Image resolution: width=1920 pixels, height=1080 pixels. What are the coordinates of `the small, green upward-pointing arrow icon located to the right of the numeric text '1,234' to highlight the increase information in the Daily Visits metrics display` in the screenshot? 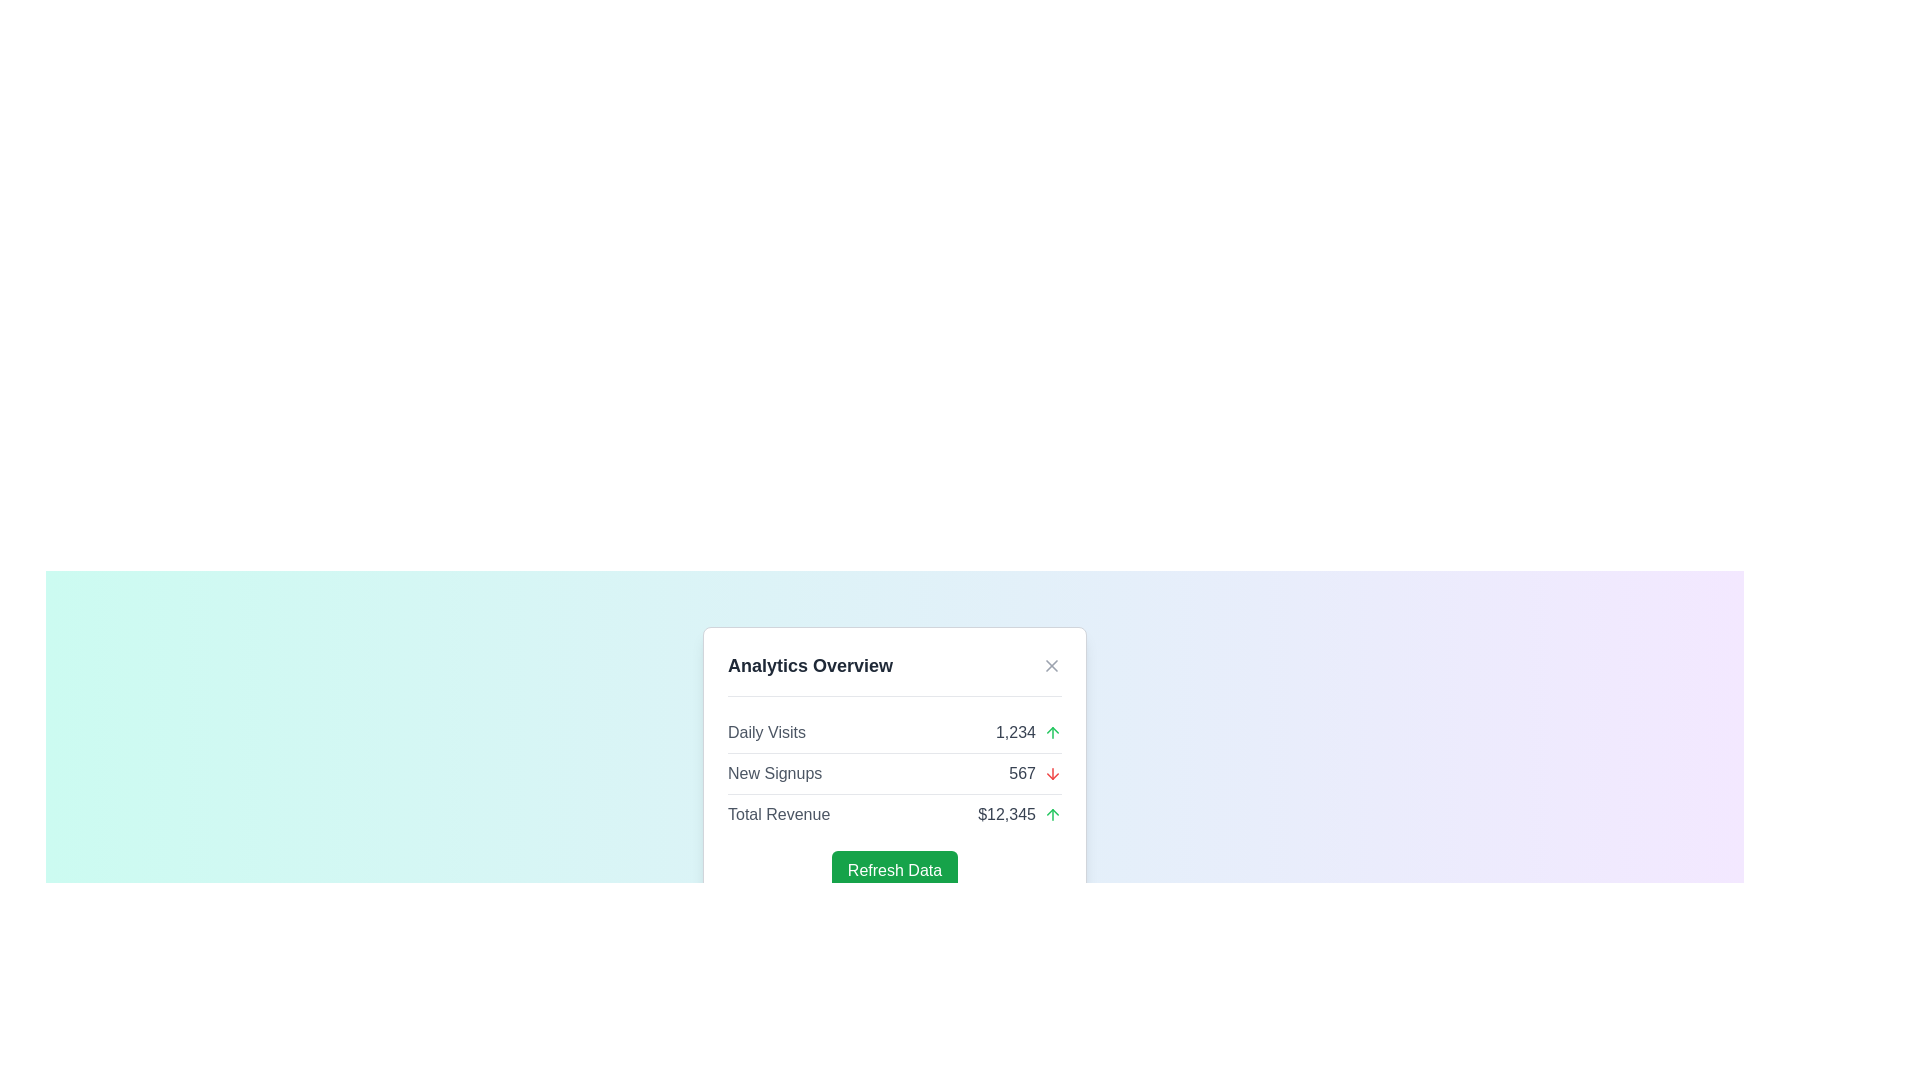 It's located at (1051, 732).